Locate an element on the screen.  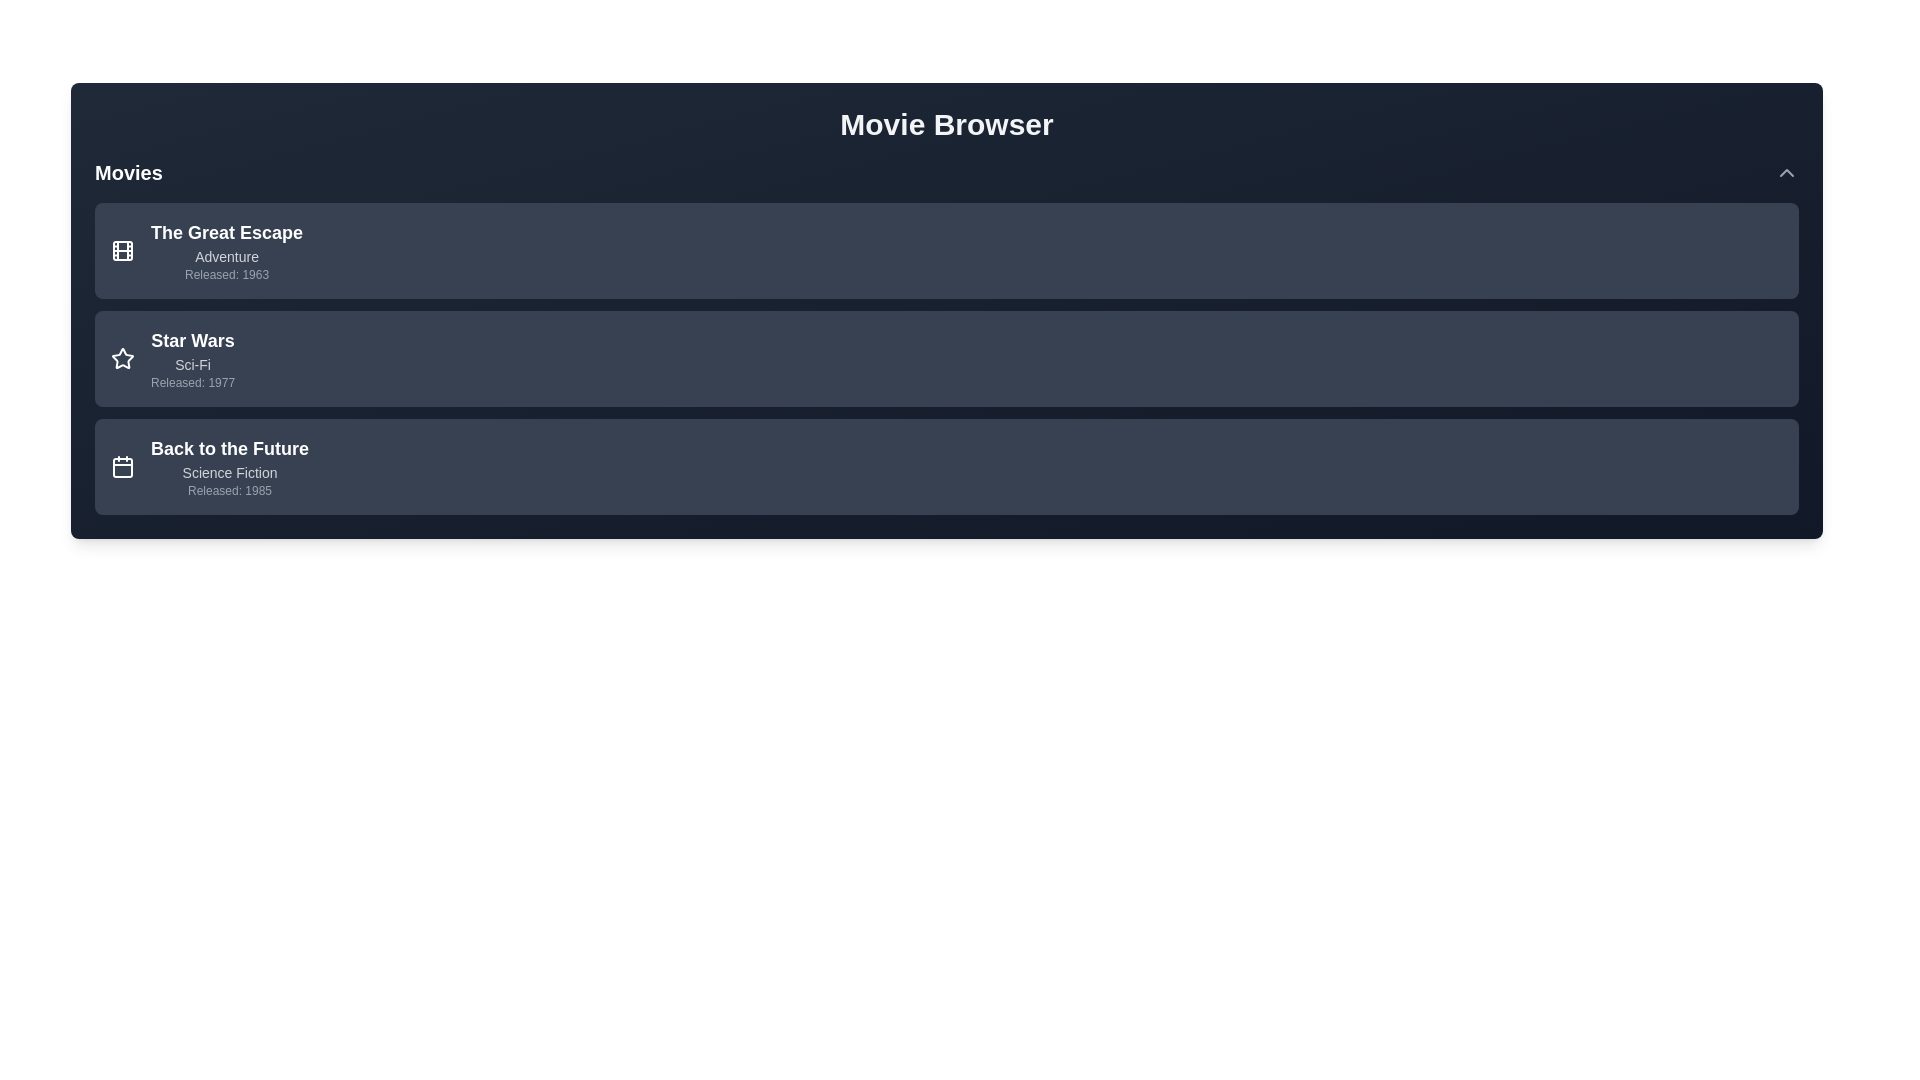
the icon associated with the movie Back to the Future is located at coordinates (122, 466).